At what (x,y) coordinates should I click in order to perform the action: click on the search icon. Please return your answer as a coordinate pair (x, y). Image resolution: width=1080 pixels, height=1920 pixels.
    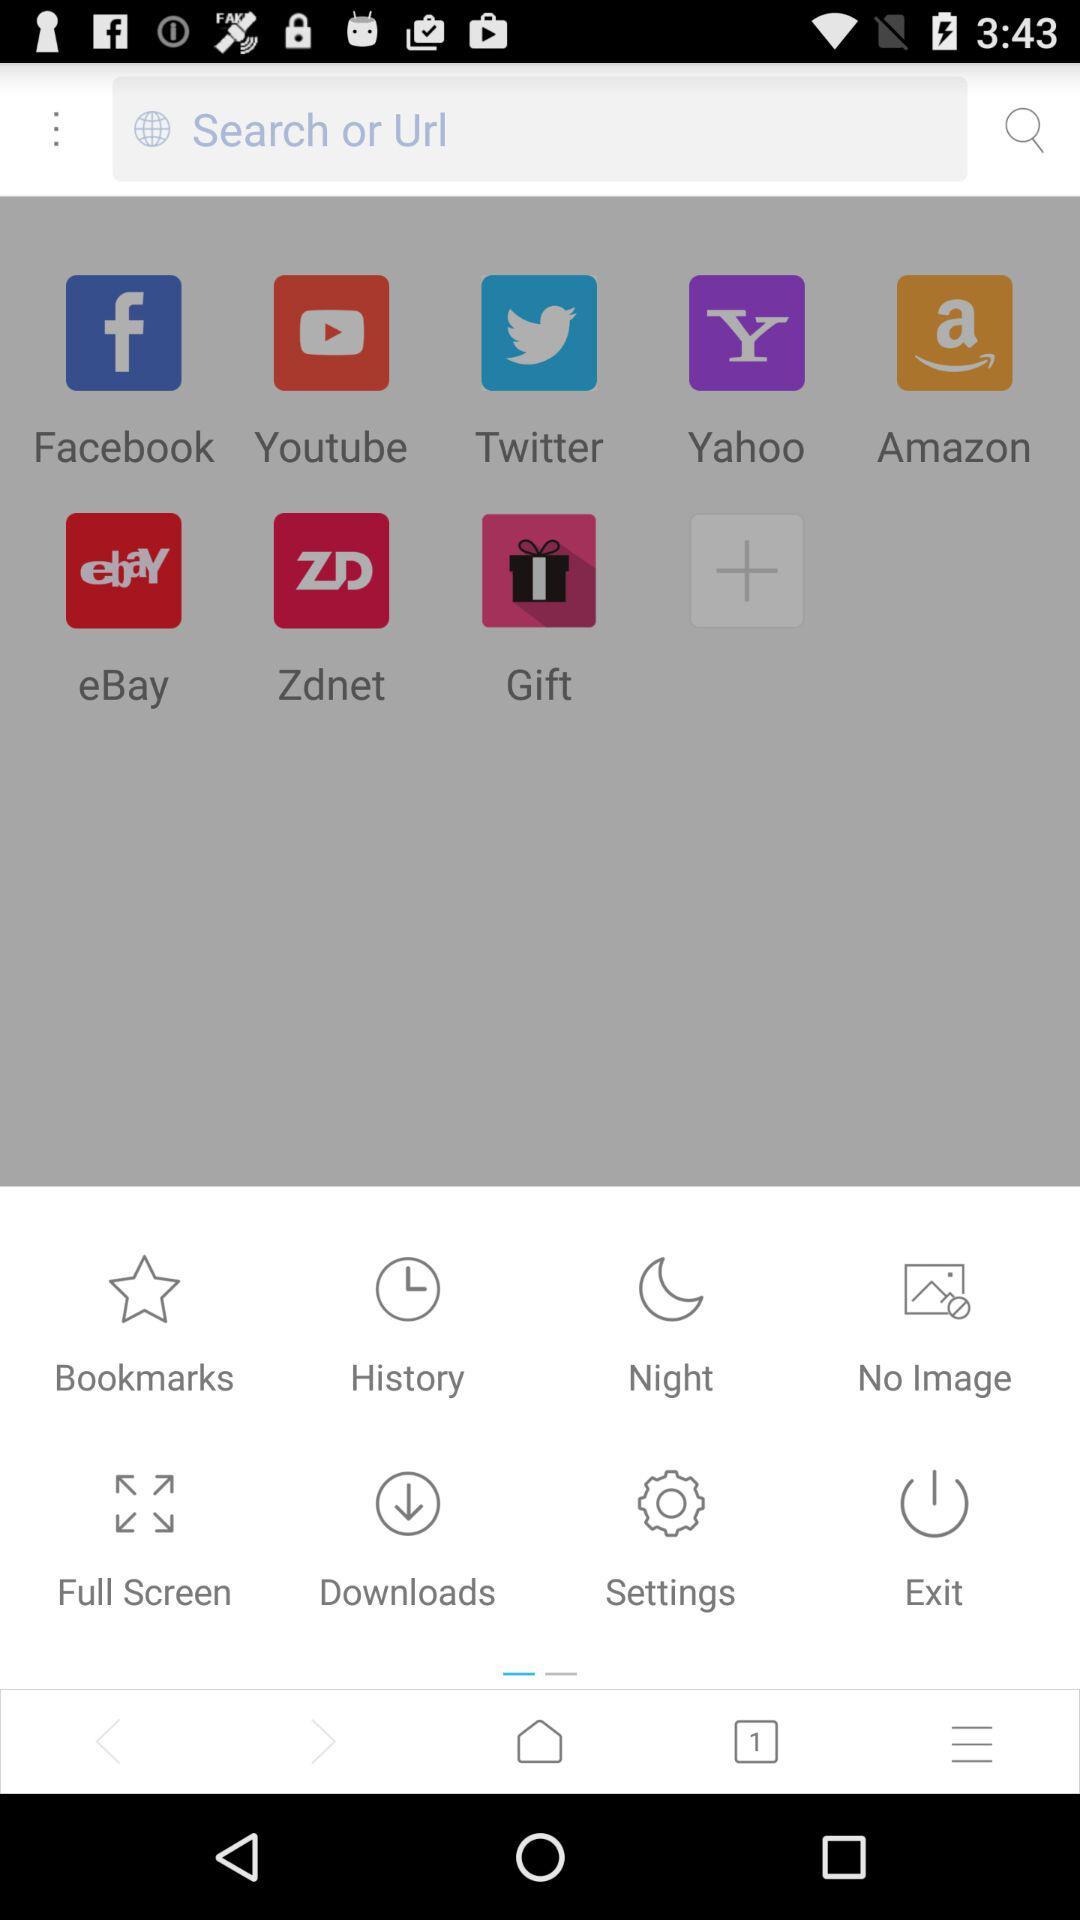
    Looking at the image, I should click on (1023, 137).